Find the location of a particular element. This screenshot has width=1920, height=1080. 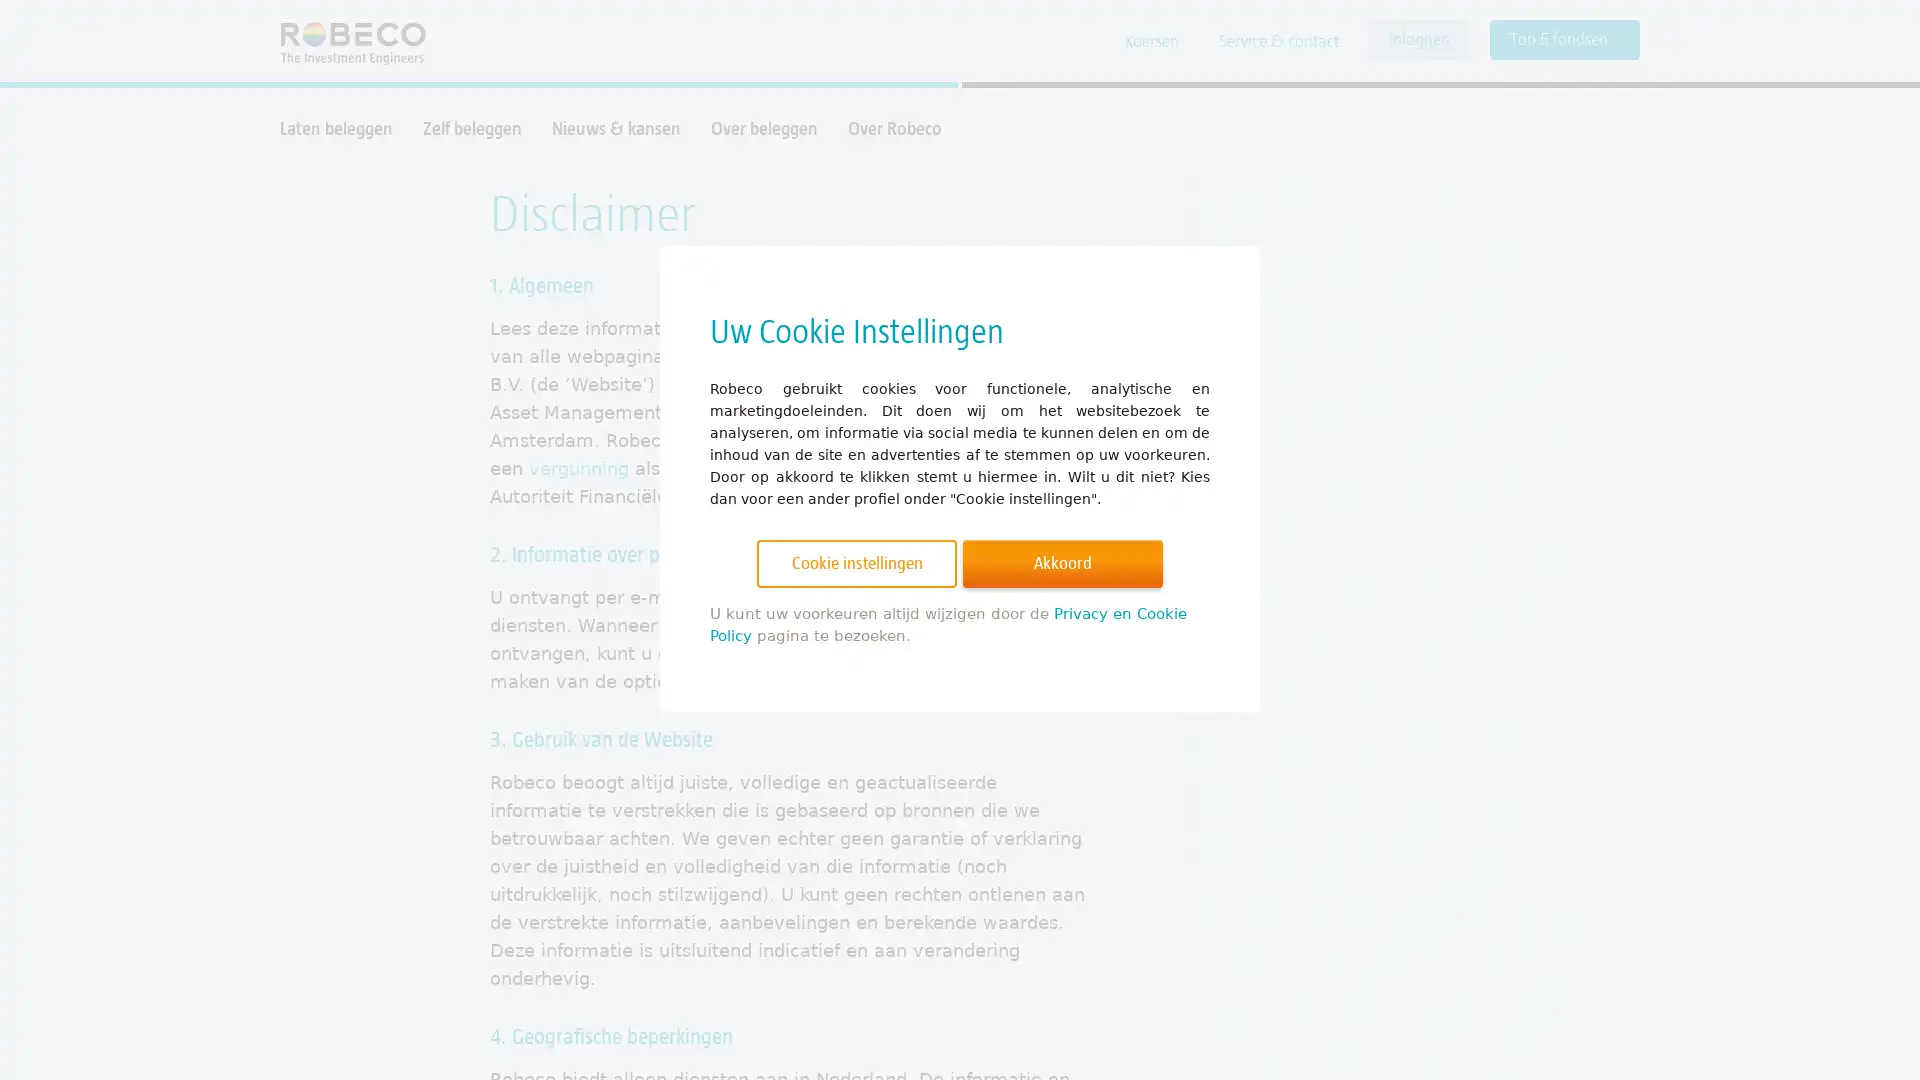

Laten beleggen is located at coordinates (336, 128).